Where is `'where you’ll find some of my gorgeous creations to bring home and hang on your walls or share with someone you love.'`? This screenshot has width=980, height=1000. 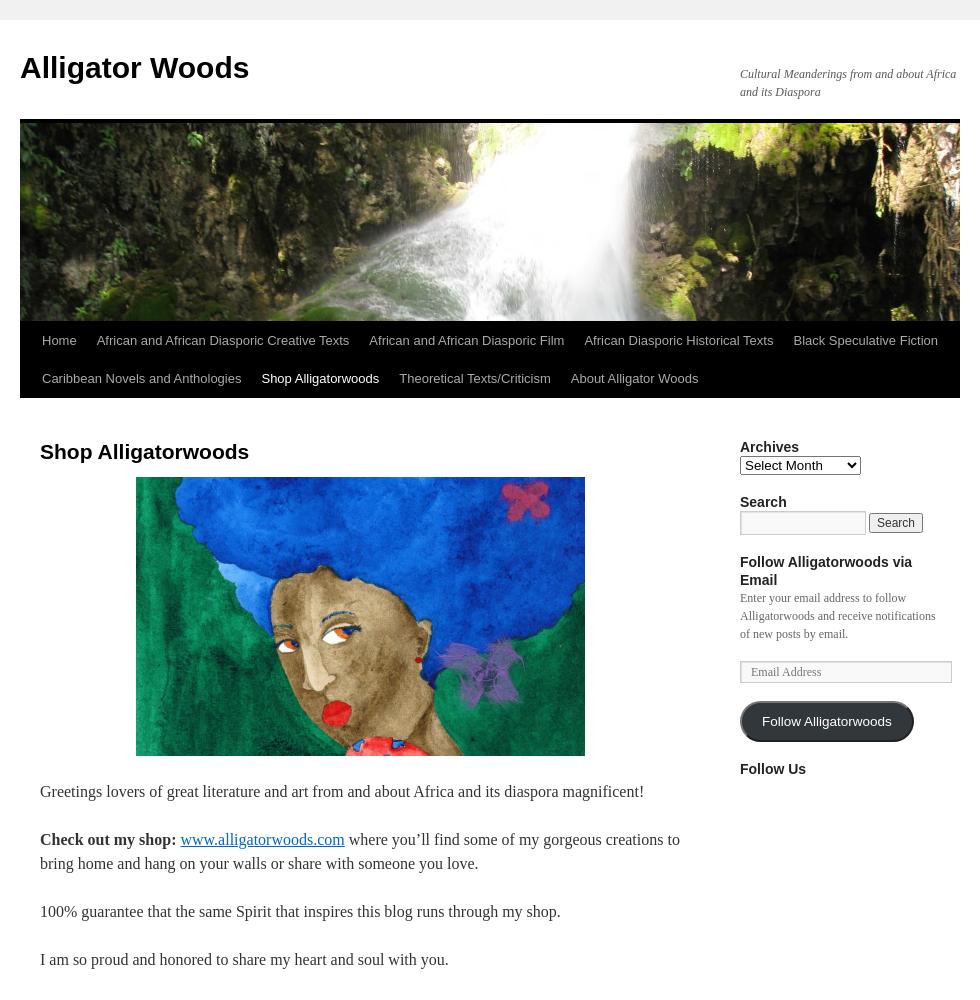
'where you’ll find some of my gorgeous creations to bring home and hang on your walls or share with someone you love.' is located at coordinates (39, 850).